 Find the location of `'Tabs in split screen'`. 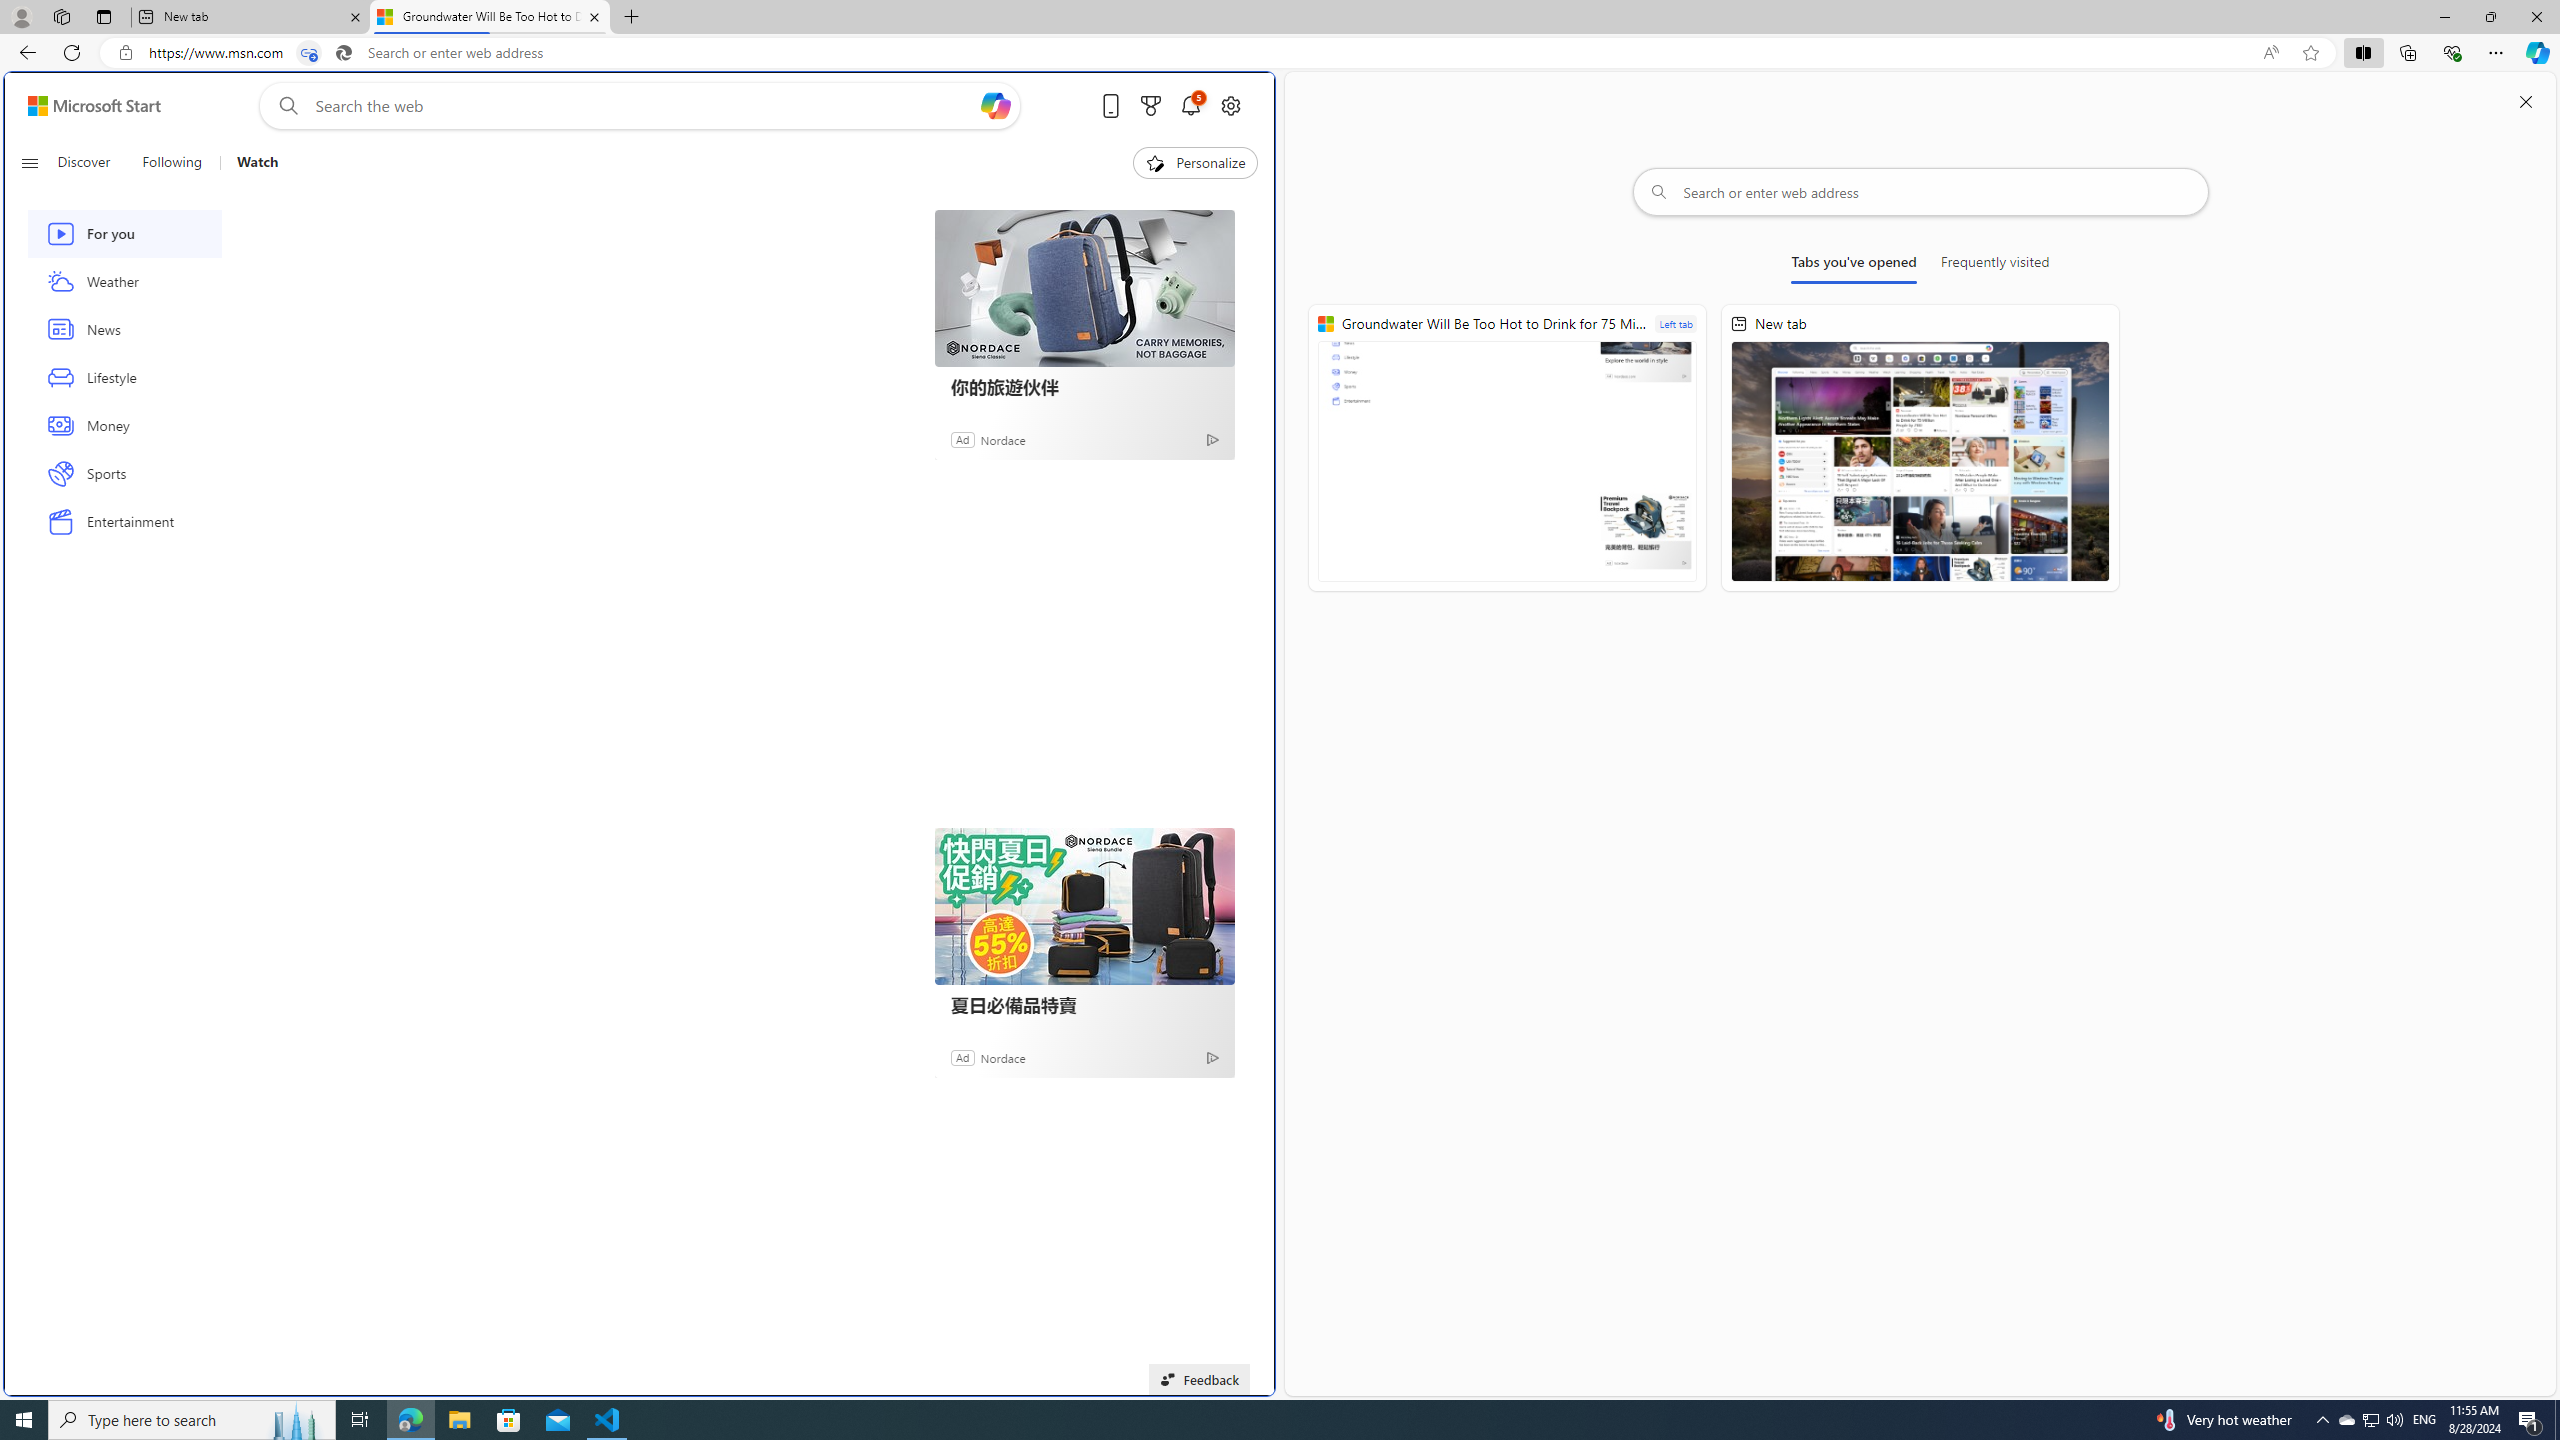

'Tabs in split screen' is located at coordinates (309, 53).